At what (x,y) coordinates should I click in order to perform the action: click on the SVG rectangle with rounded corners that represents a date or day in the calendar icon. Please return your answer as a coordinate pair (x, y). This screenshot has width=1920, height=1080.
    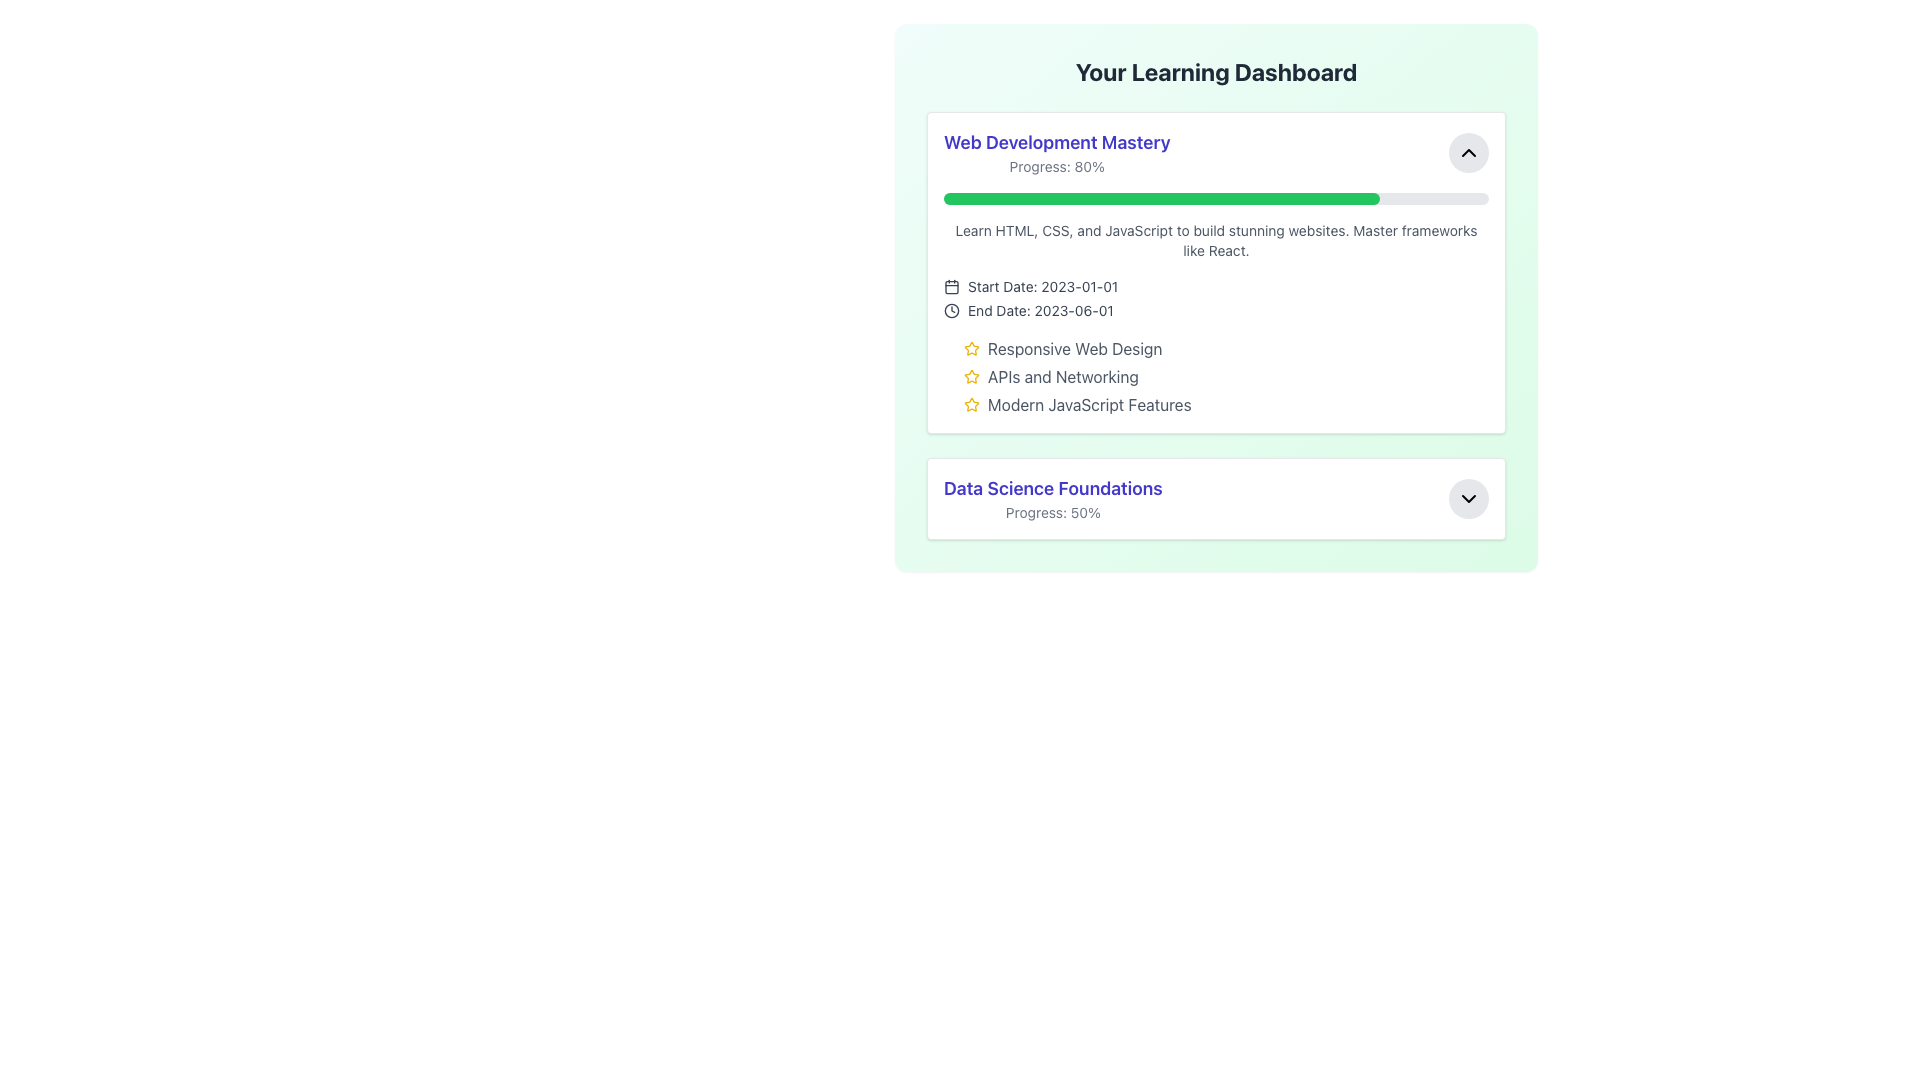
    Looking at the image, I should click on (950, 286).